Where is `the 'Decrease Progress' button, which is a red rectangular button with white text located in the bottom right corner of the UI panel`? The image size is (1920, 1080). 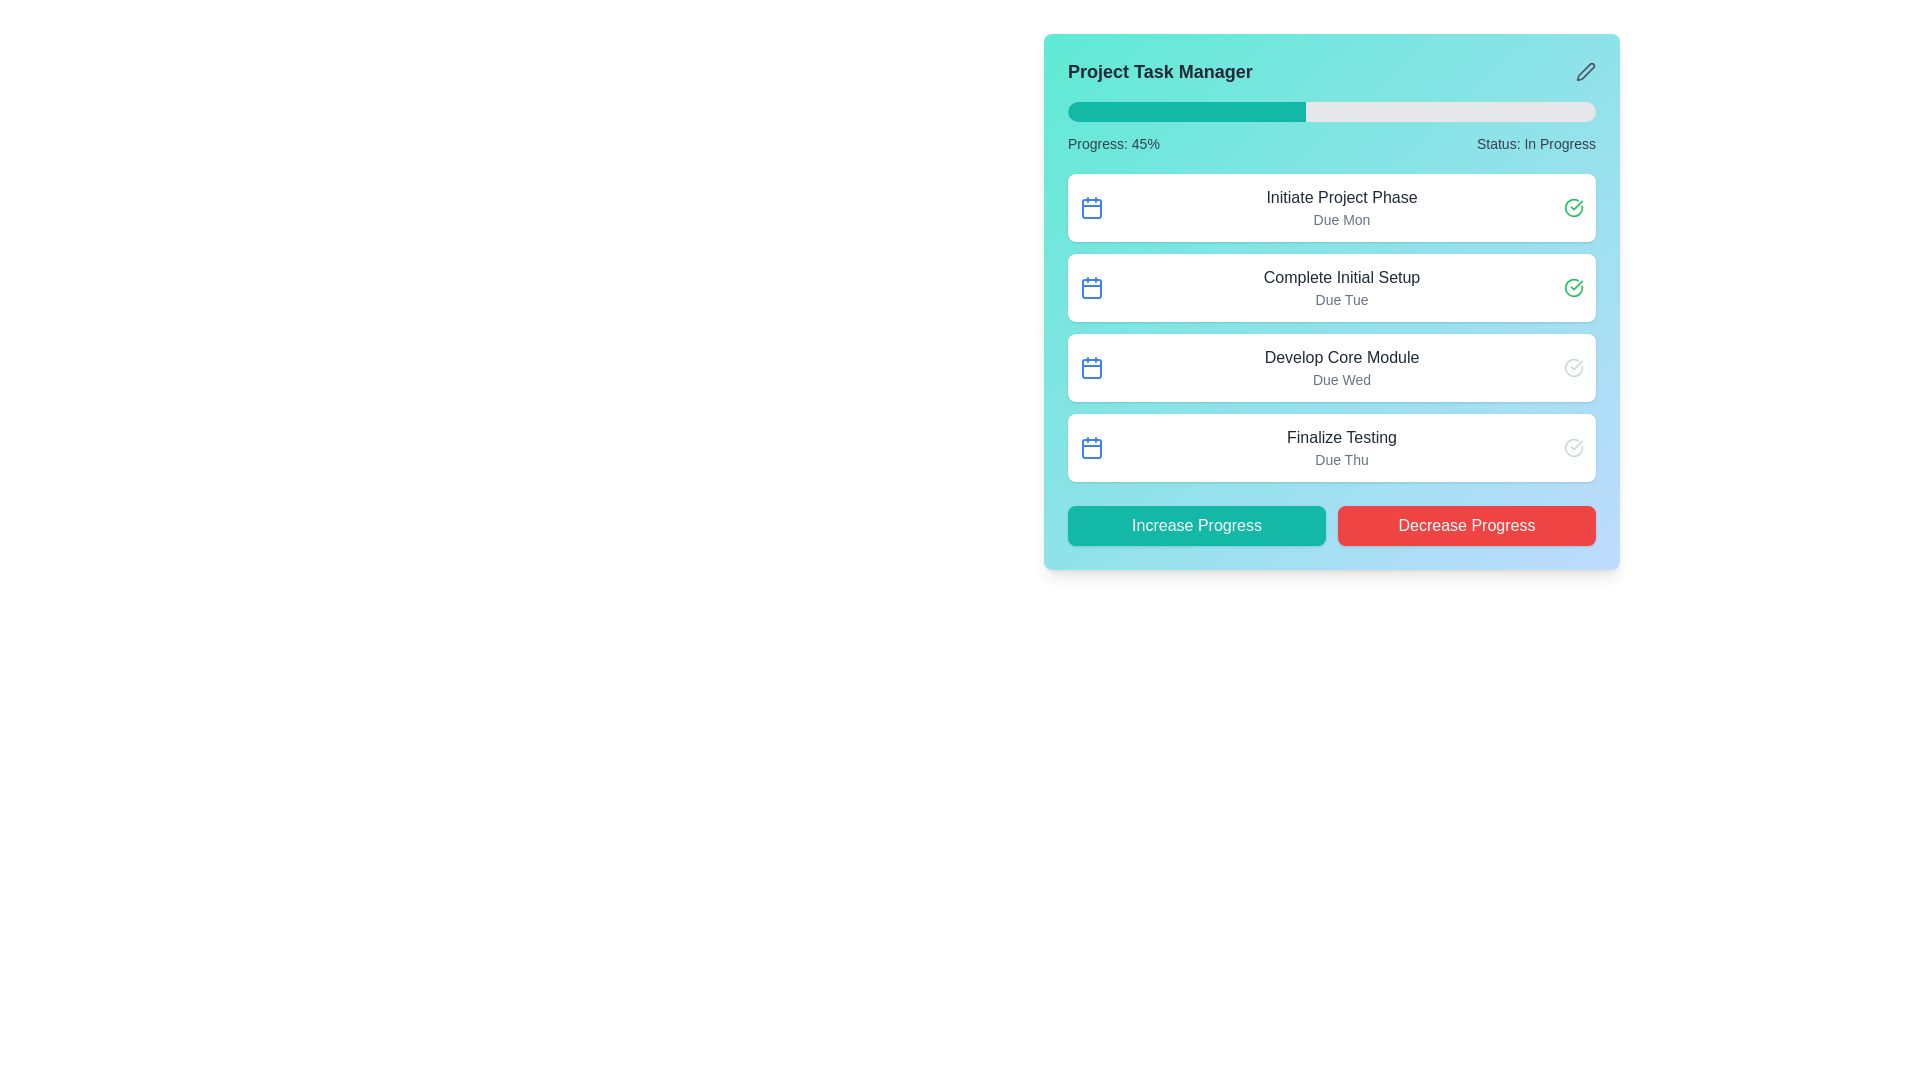
the 'Decrease Progress' button, which is a red rectangular button with white text located in the bottom right corner of the UI panel is located at coordinates (1467, 524).